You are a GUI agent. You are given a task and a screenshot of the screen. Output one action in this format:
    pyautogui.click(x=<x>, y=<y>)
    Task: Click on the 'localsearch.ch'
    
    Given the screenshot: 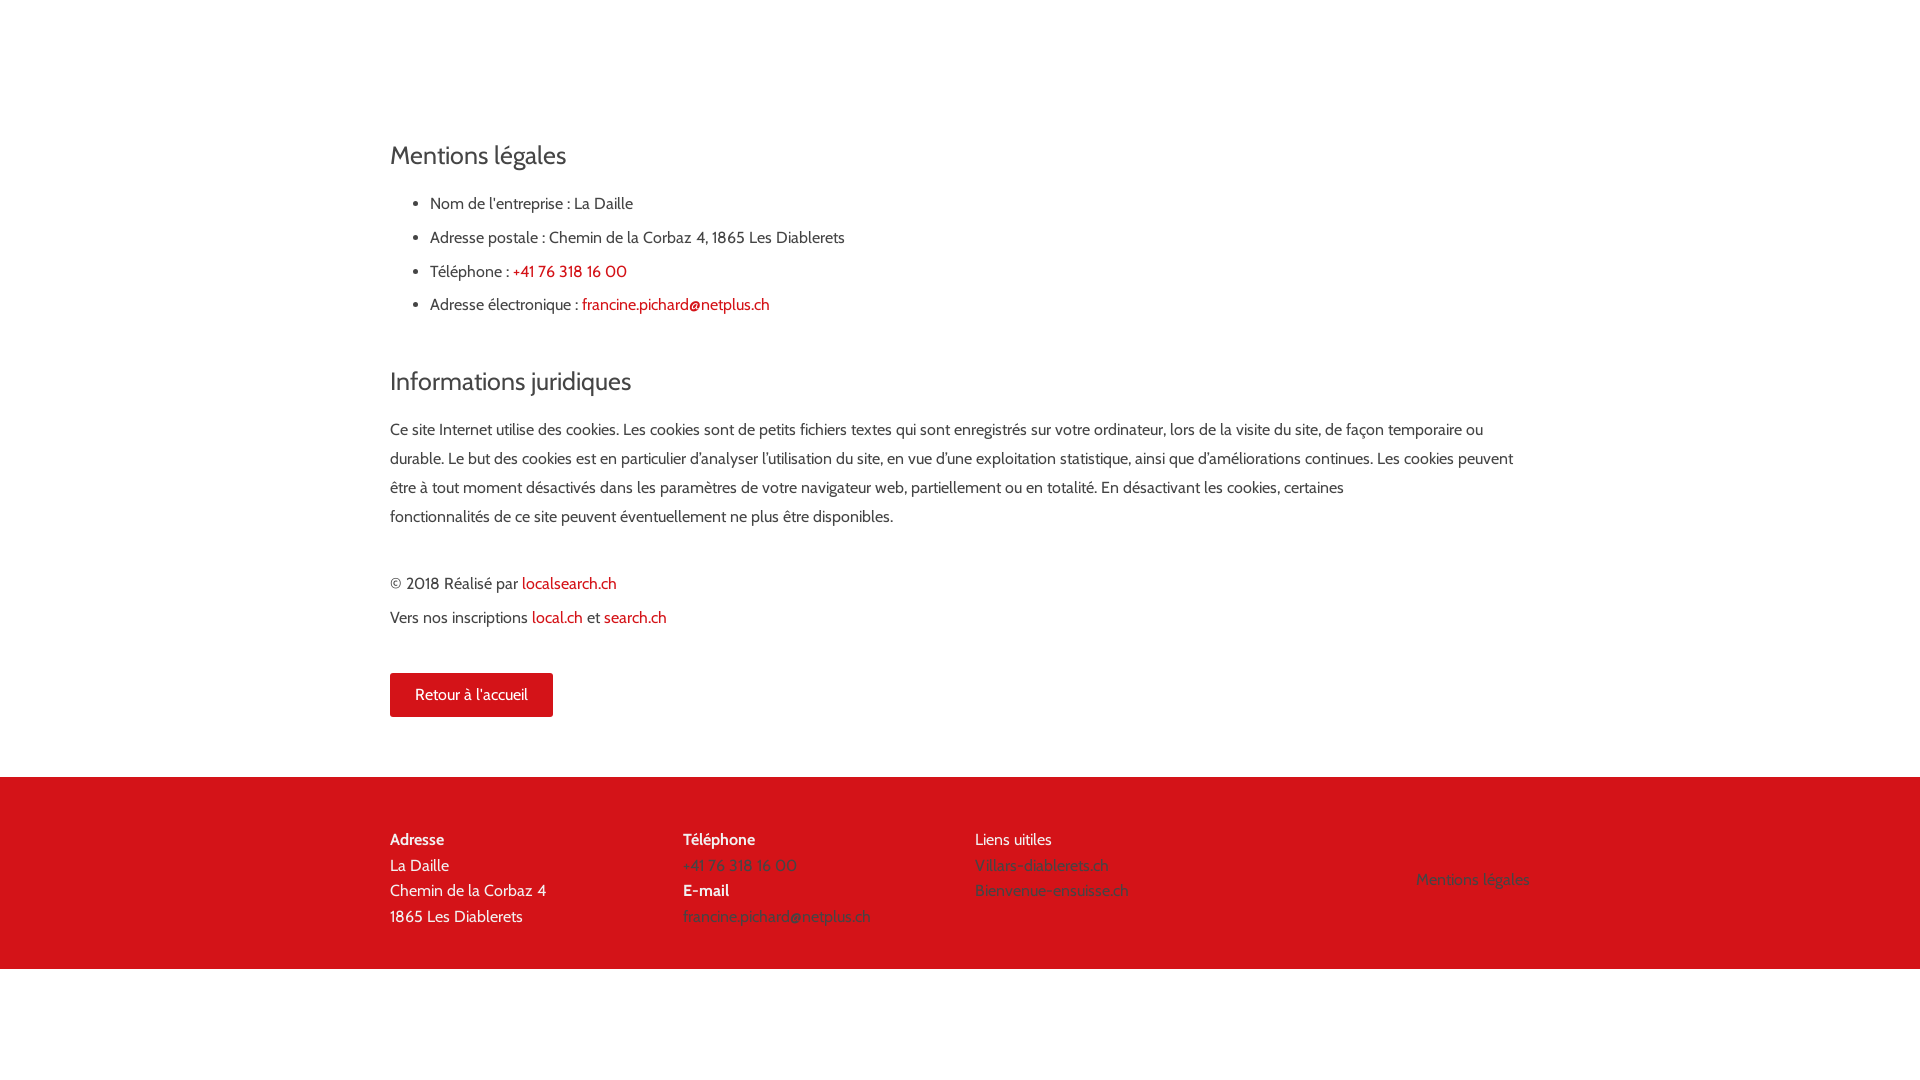 What is the action you would take?
    pyautogui.click(x=568, y=583)
    